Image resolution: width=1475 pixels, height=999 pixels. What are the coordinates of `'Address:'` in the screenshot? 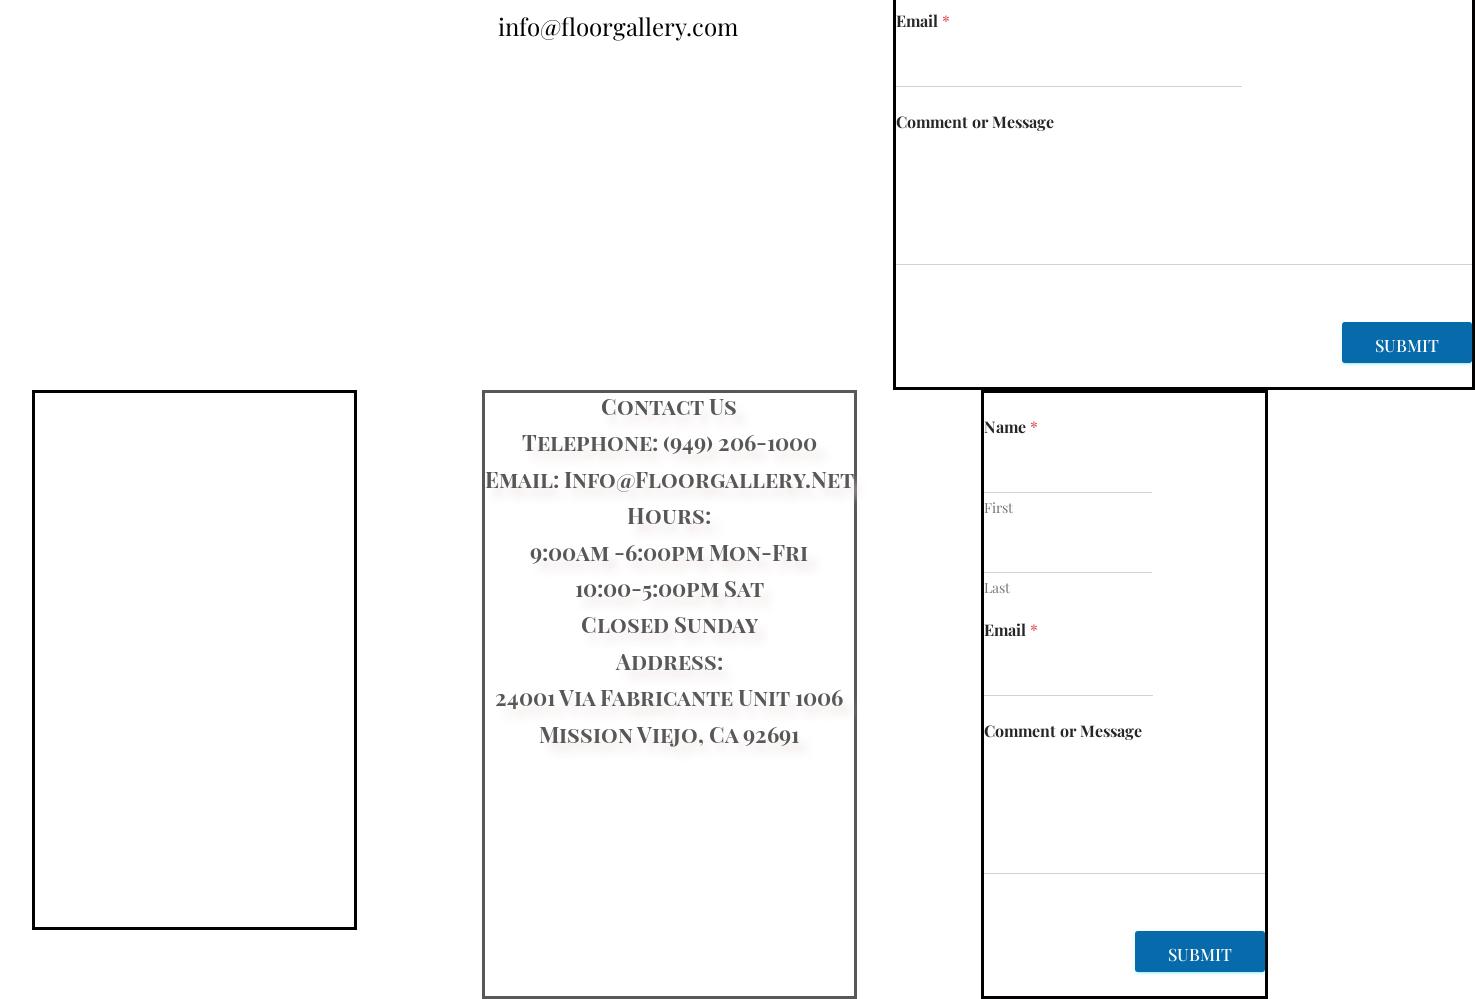 It's located at (613, 659).